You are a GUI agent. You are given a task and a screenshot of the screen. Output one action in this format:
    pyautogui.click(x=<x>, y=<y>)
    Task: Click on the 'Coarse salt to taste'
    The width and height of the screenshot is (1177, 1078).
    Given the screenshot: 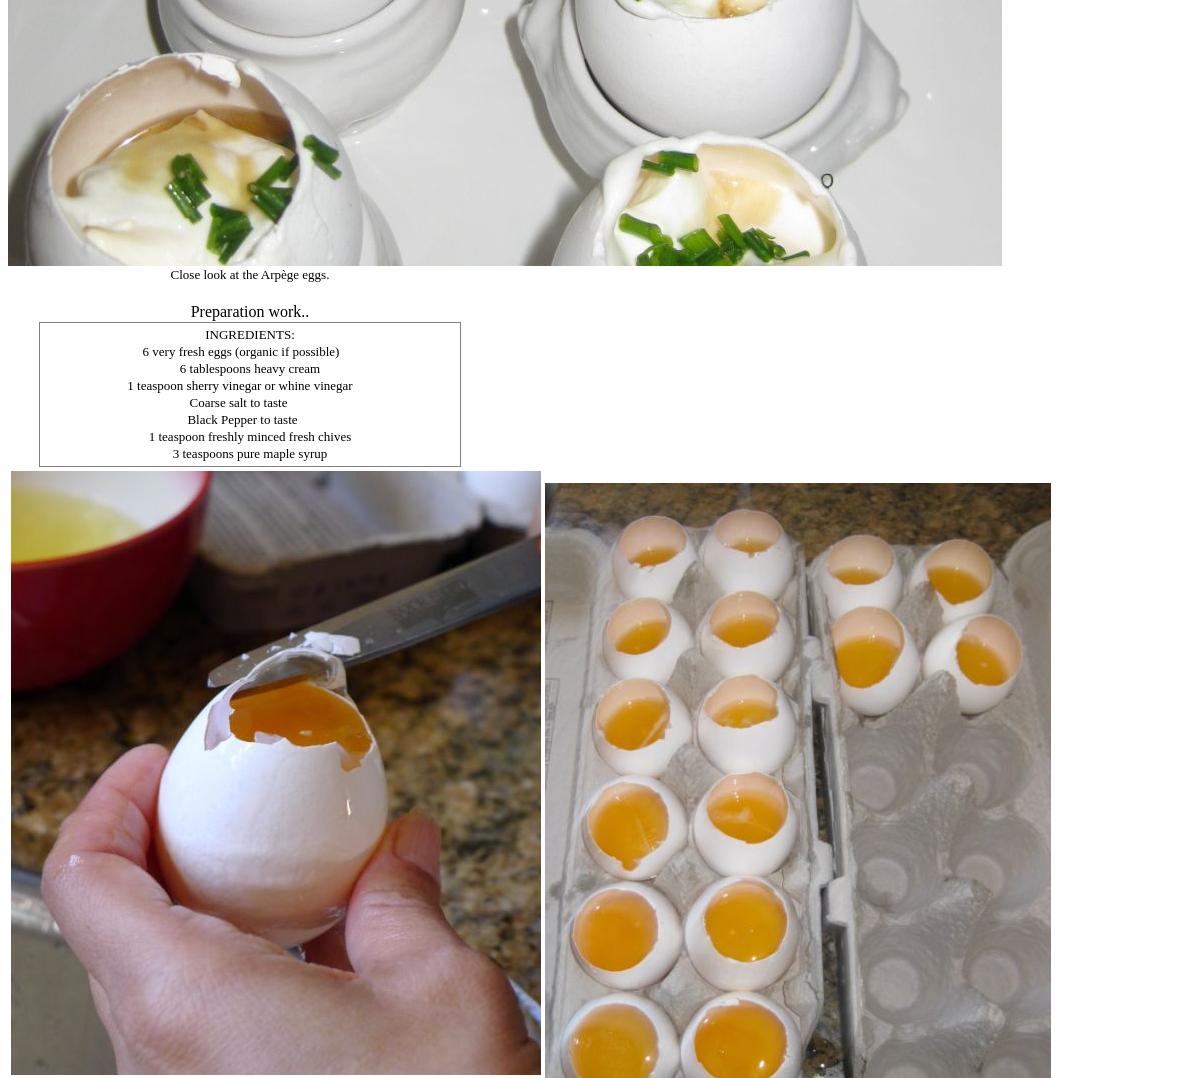 What is the action you would take?
    pyautogui.click(x=236, y=401)
    